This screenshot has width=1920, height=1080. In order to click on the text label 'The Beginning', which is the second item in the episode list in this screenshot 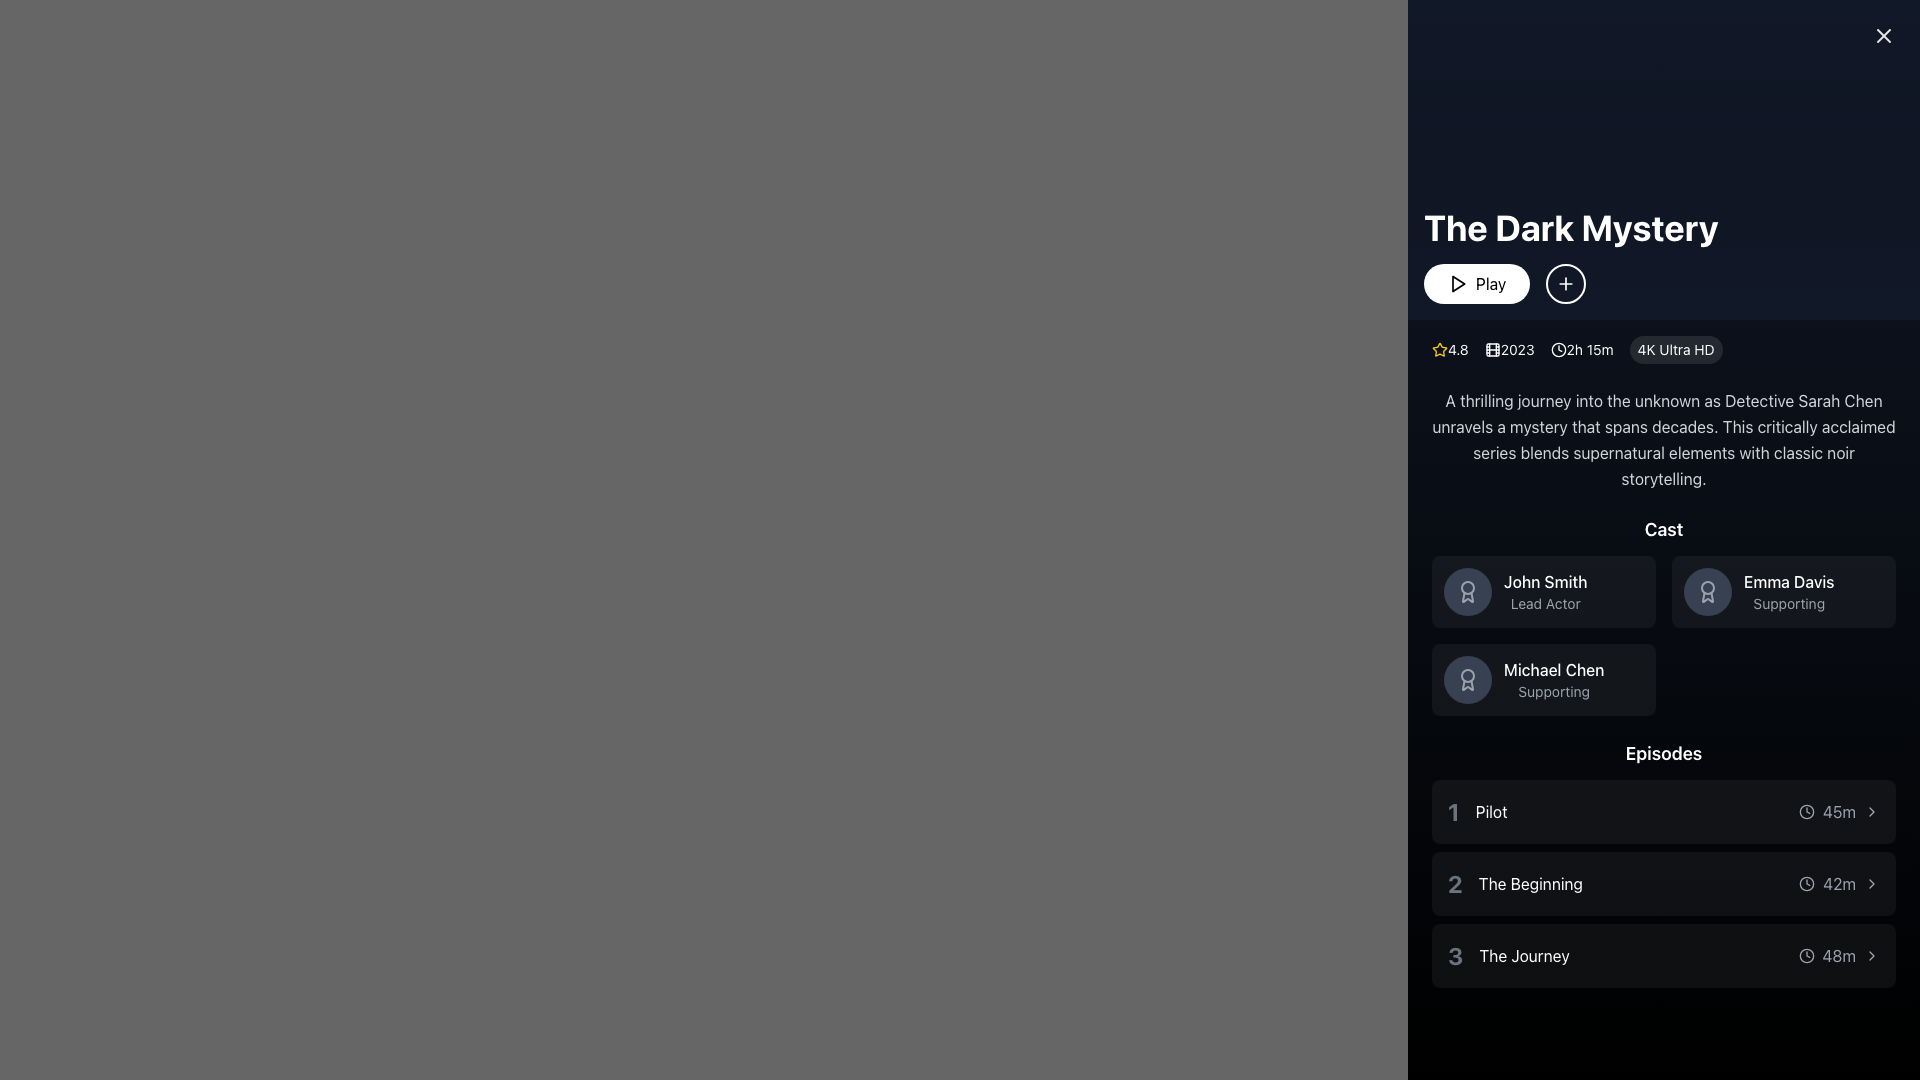, I will do `click(1529, 882)`.